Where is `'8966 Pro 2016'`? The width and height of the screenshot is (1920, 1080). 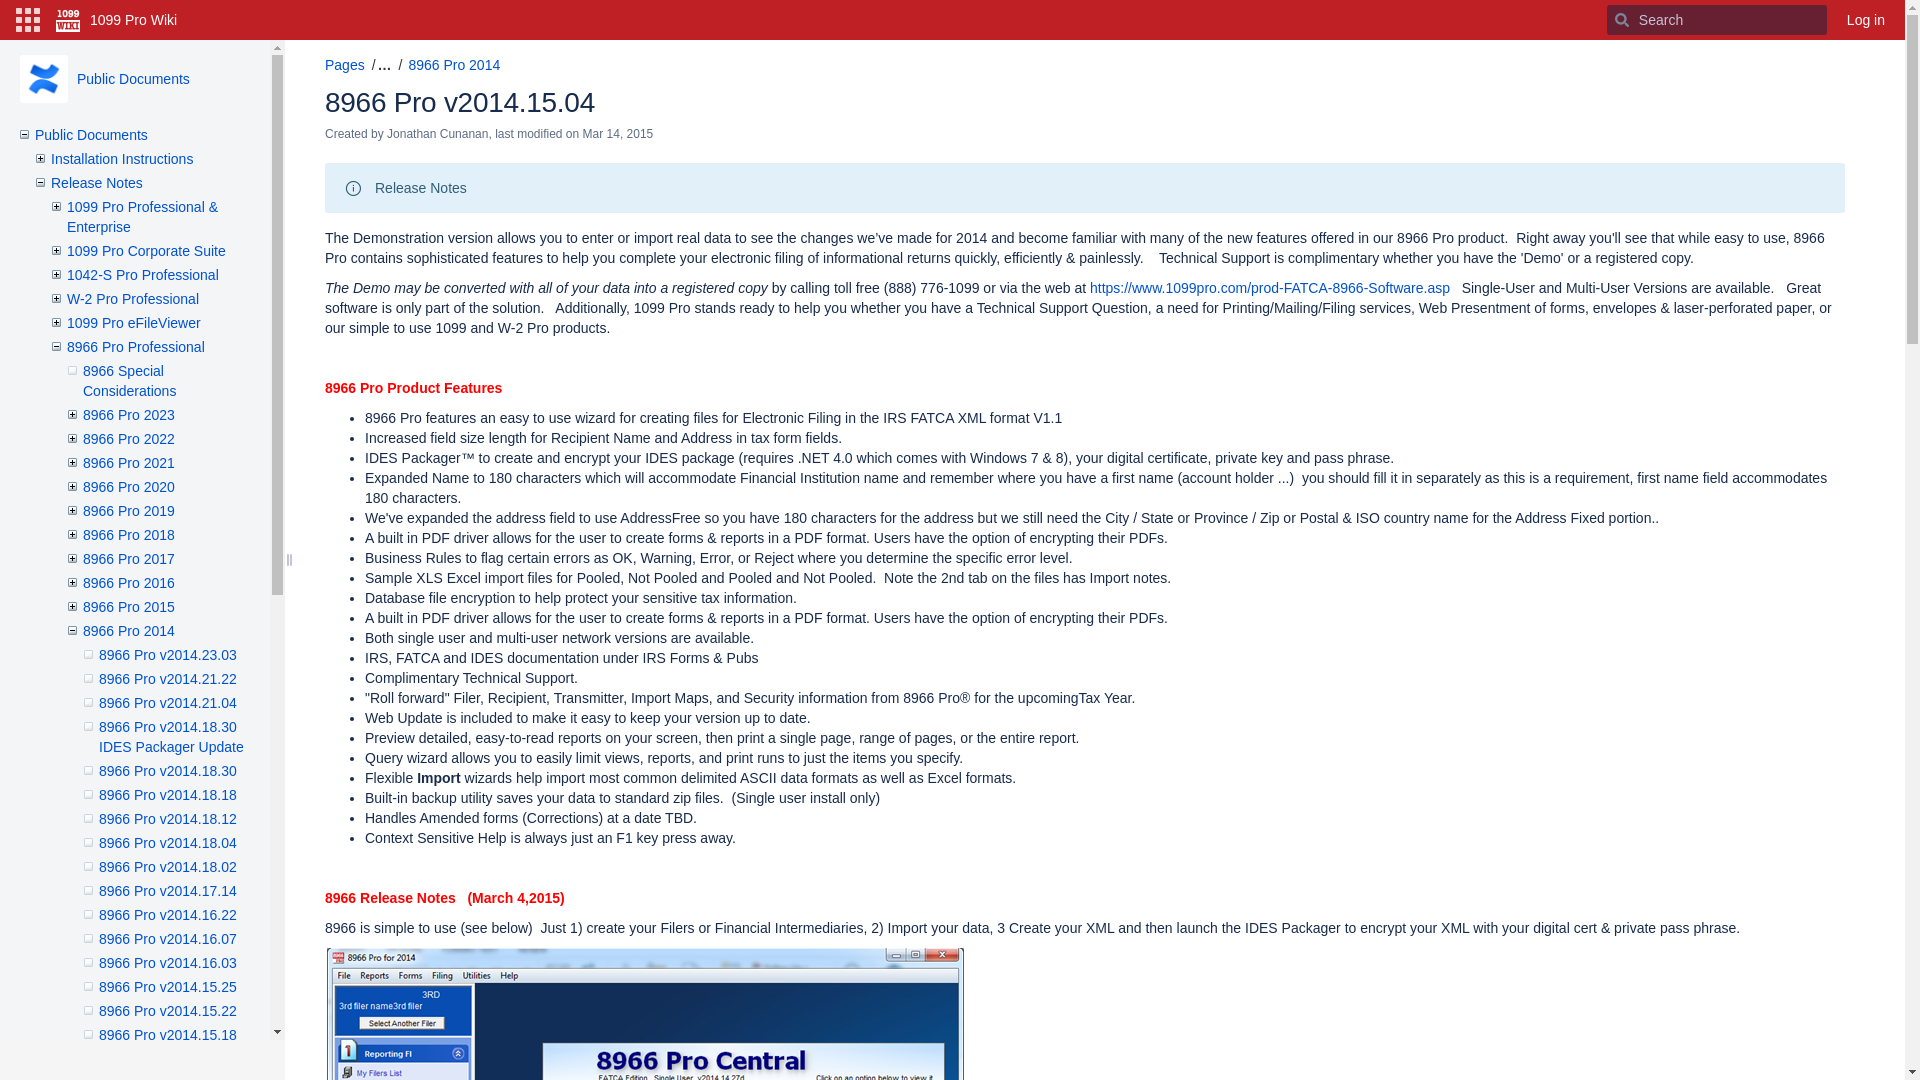 '8966 Pro 2016' is located at coordinates (128, 582).